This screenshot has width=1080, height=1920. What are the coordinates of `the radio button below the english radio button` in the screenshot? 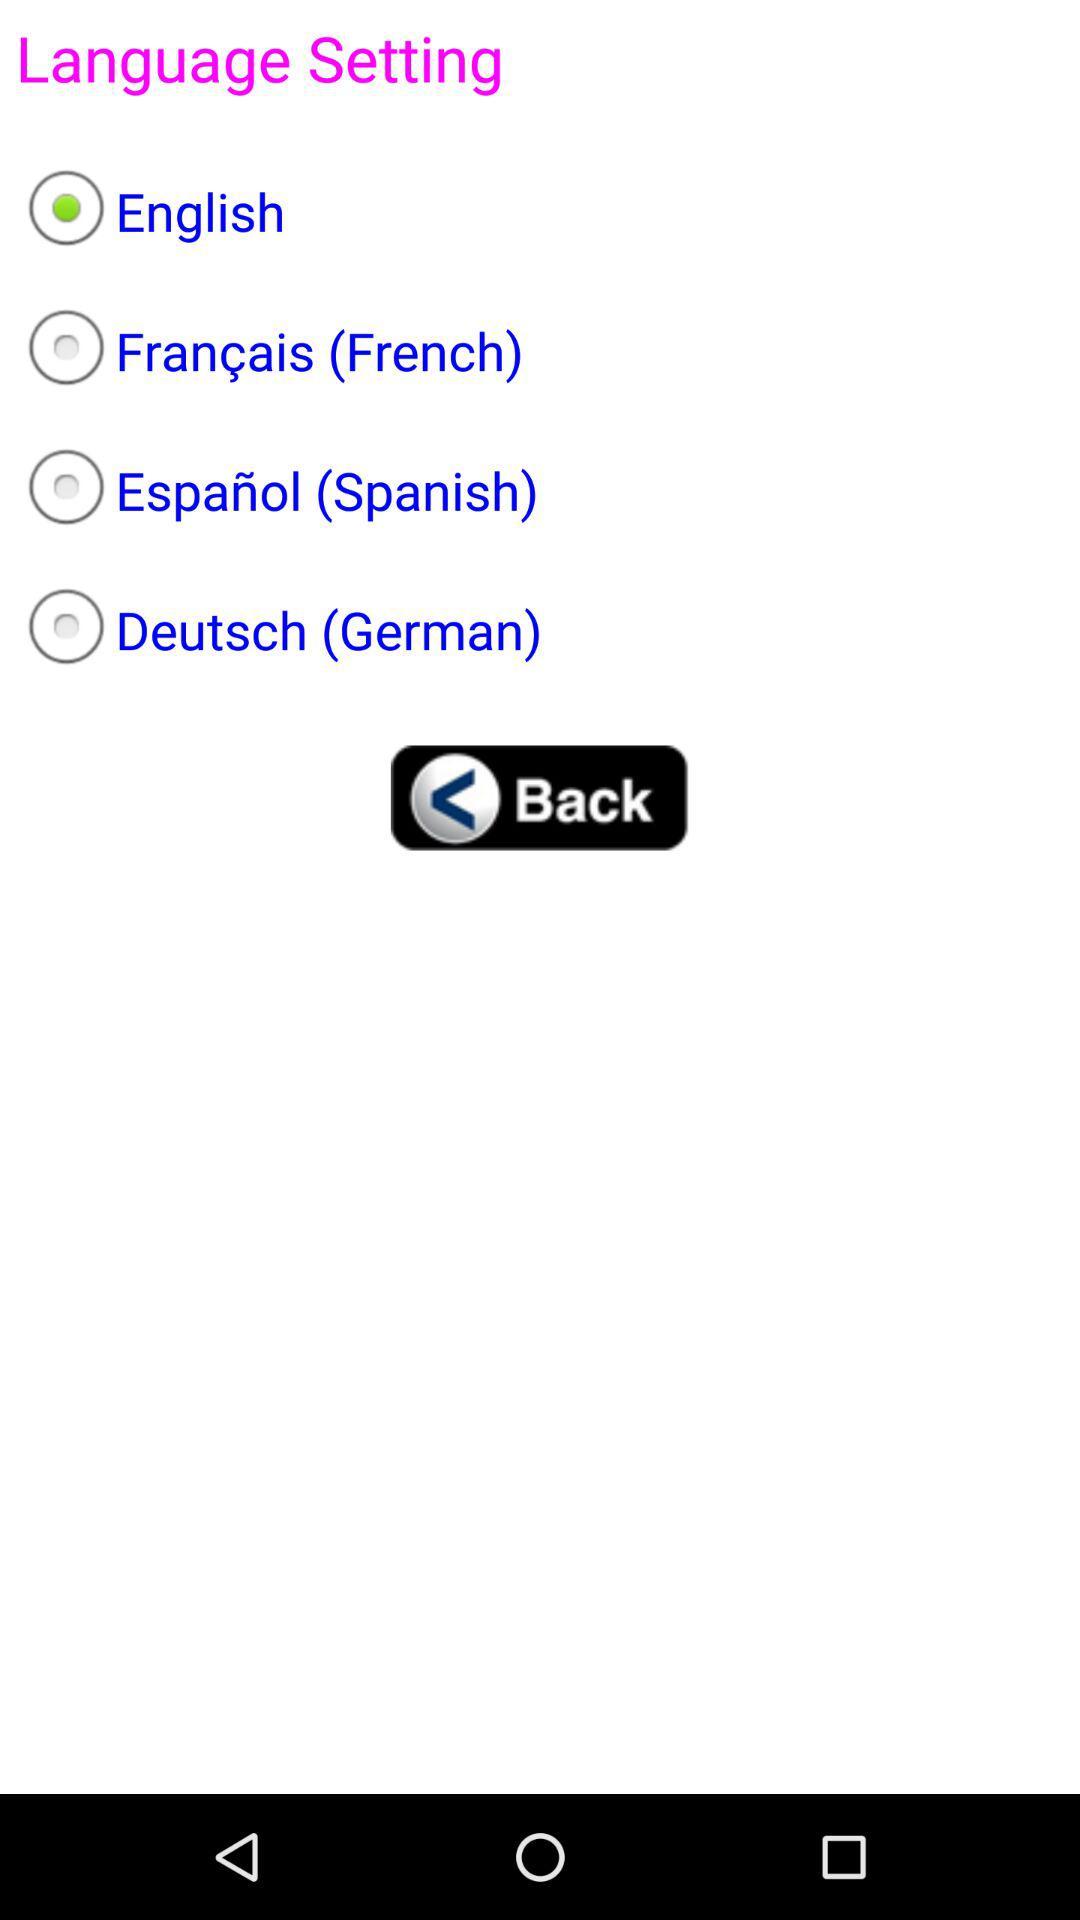 It's located at (540, 350).